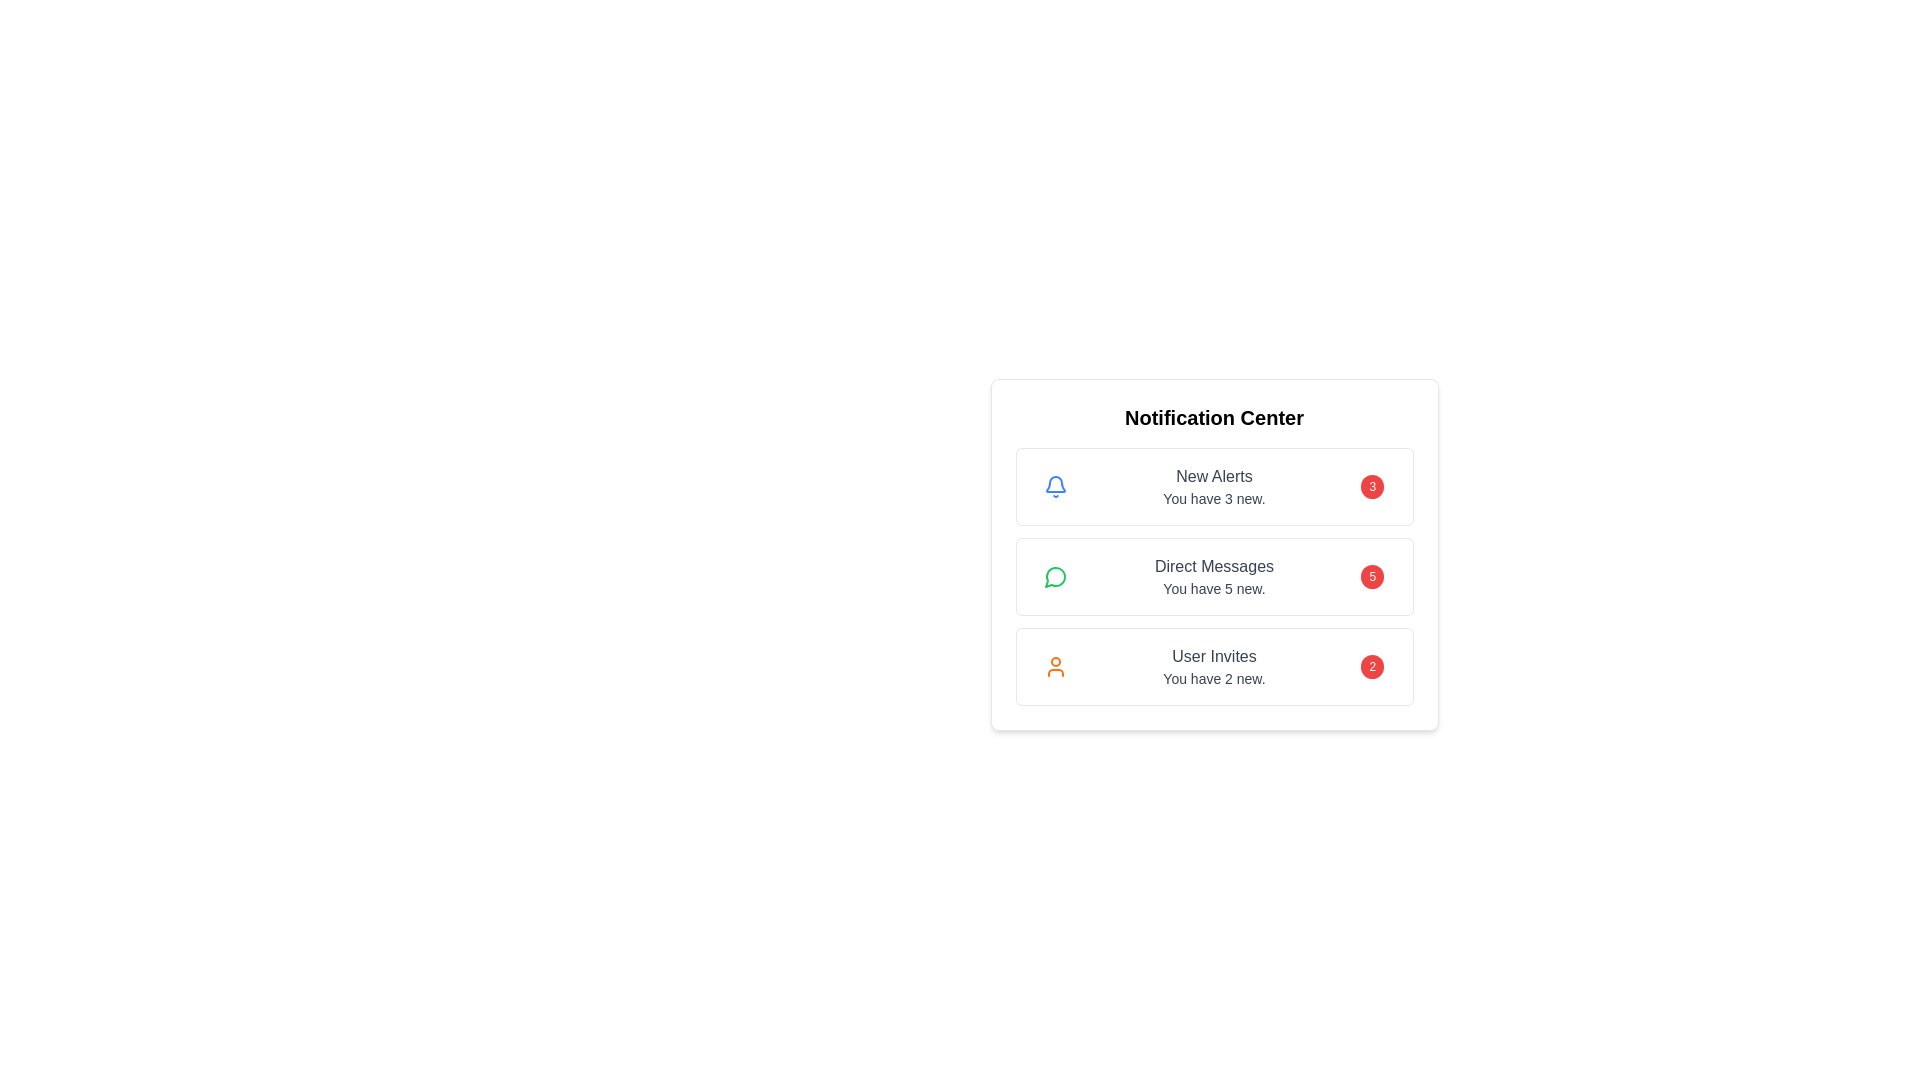 This screenshot has height=1080, width=1920. I want to click on the text display containing the string 'You have 3 new.' which is located below the 'New Alerts' heading within the first notification card in the 'Notification Center' section, so click(1213, 497).